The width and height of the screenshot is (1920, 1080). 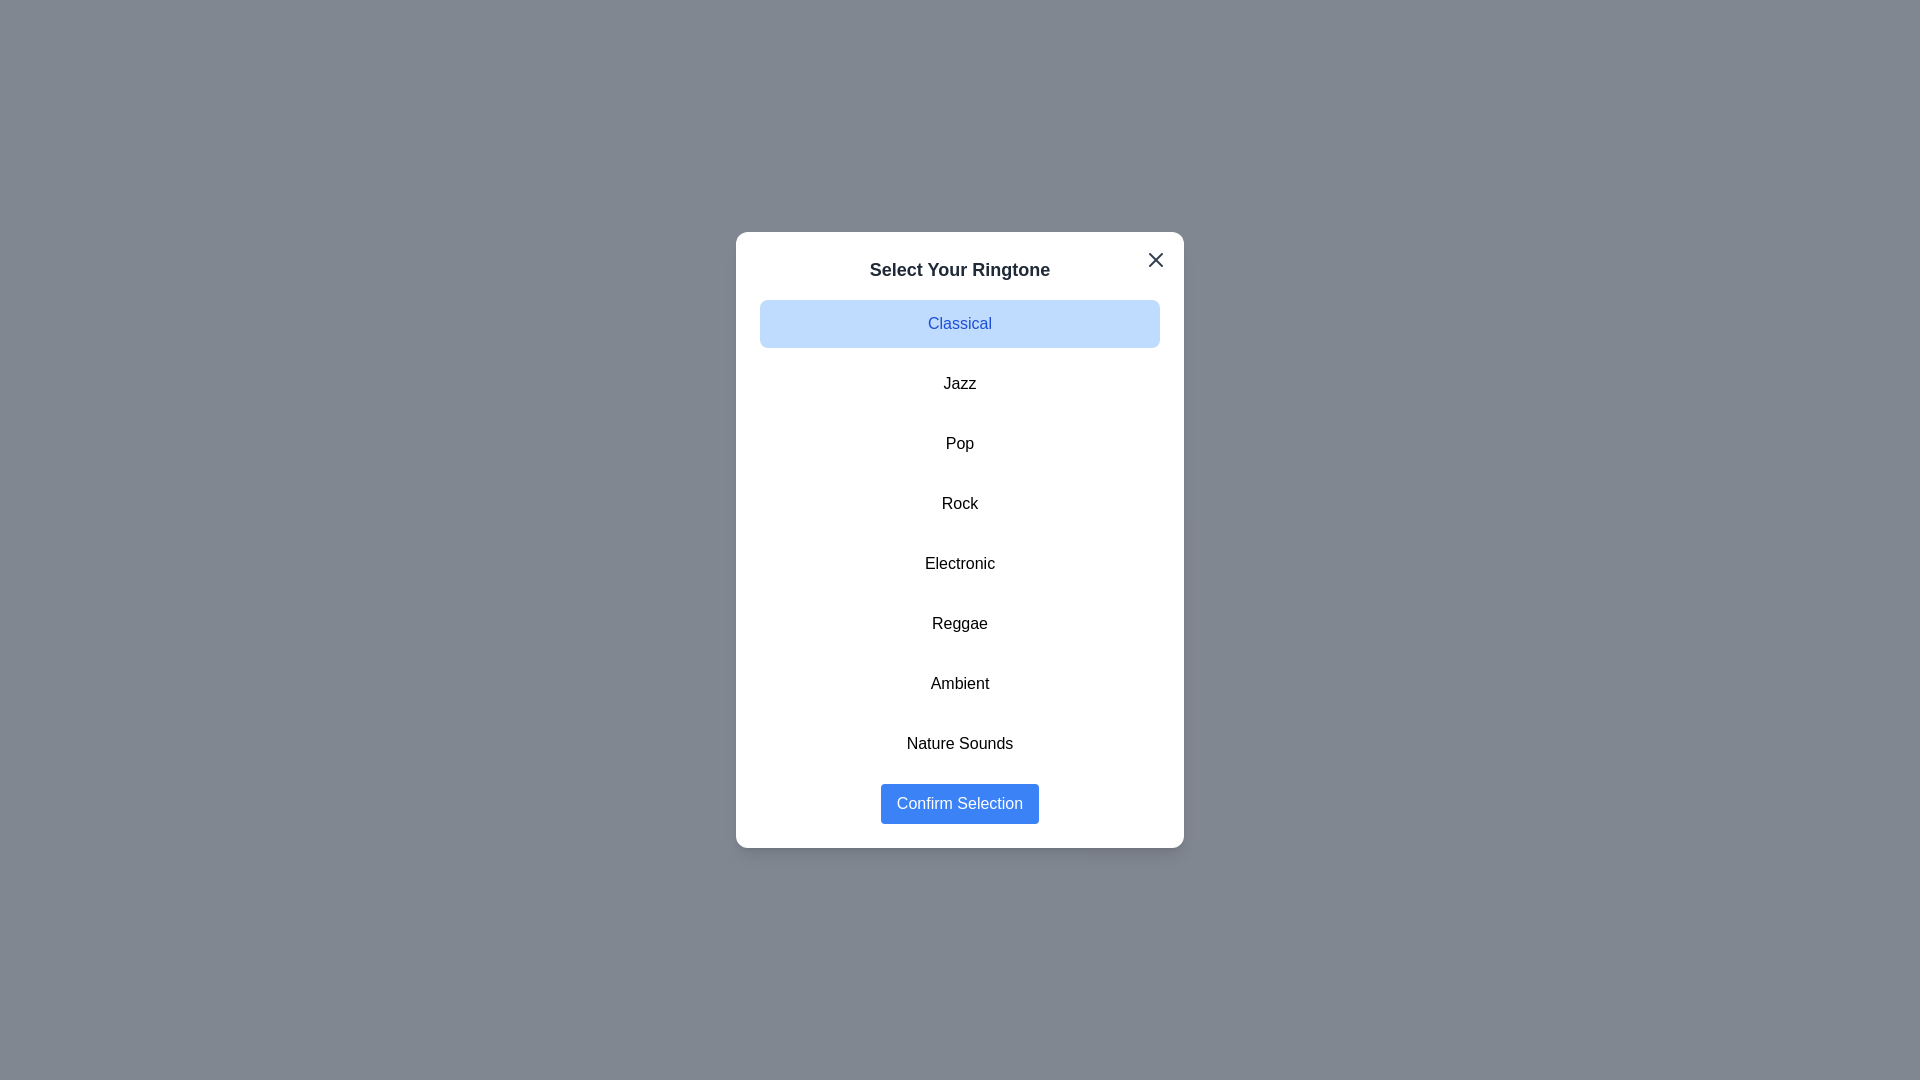 What do you see at coordinates (960, 682) in the screenshot?
I see `the ringtone Ambient from the list` at bounding box center [960, 682].